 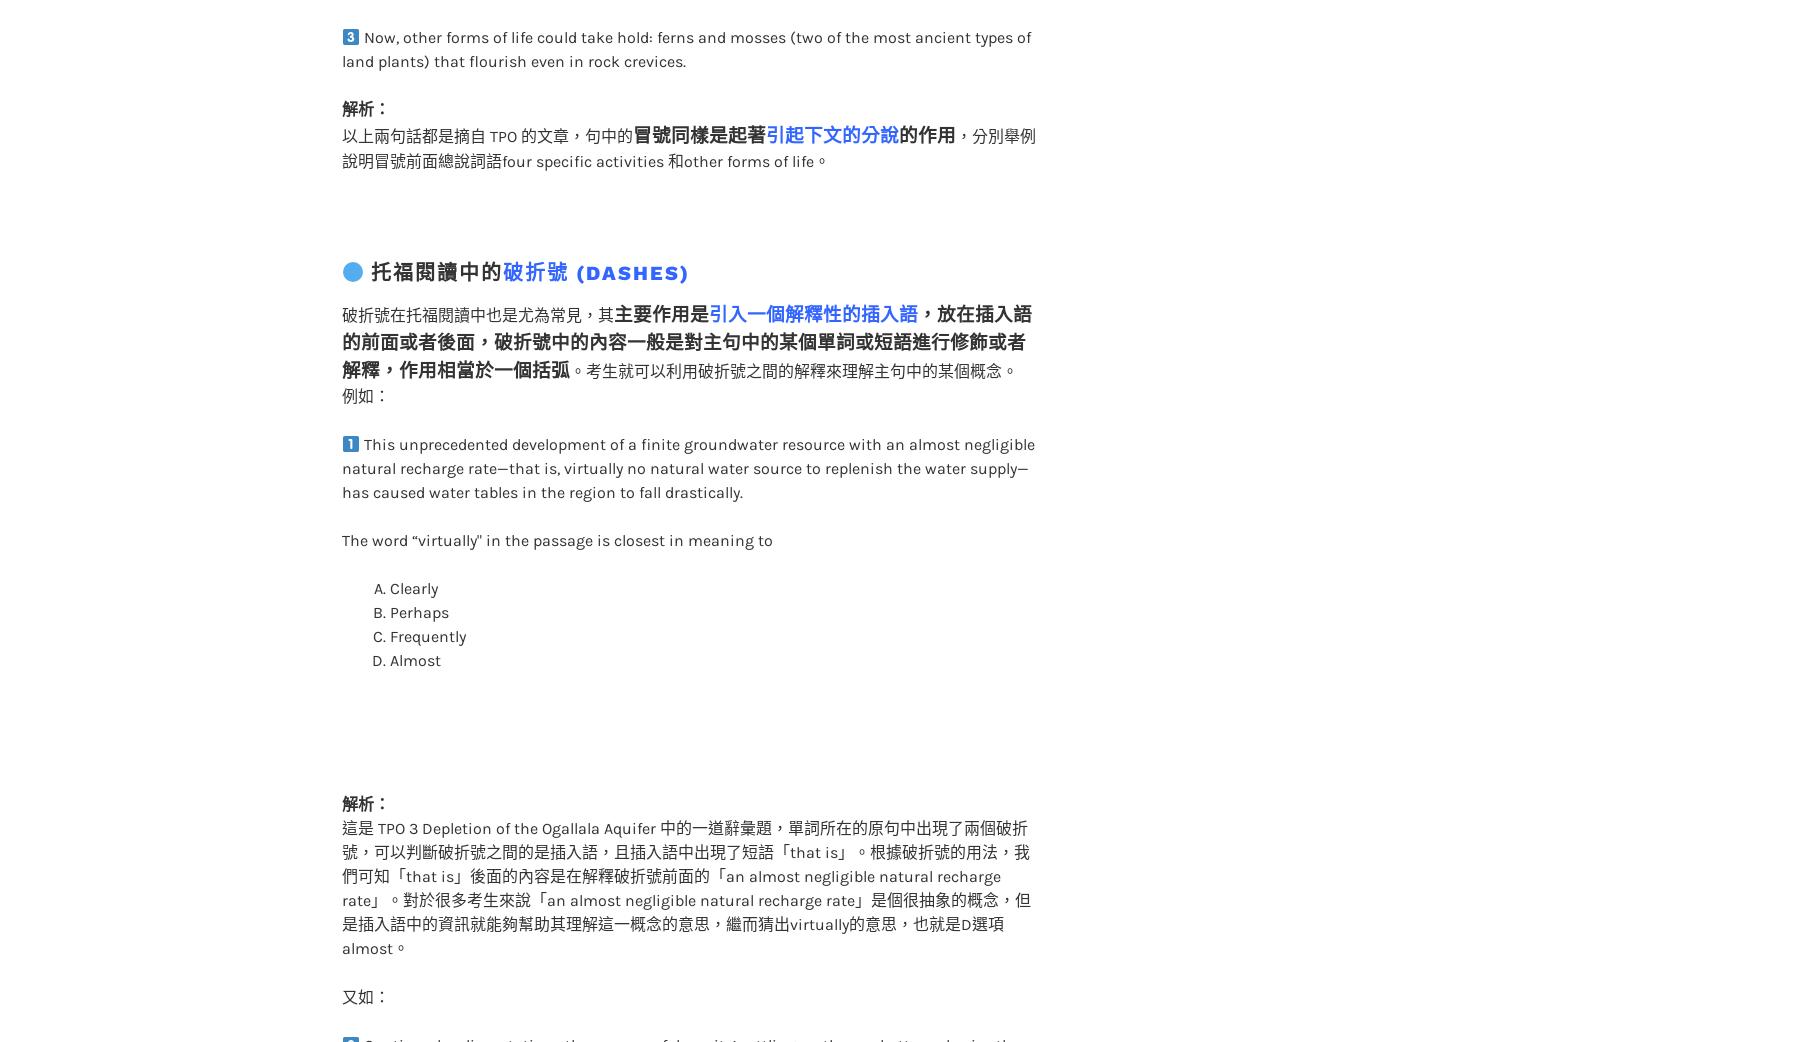 I want to click on '破折號 (dashes)', so click(x=596, y=231).